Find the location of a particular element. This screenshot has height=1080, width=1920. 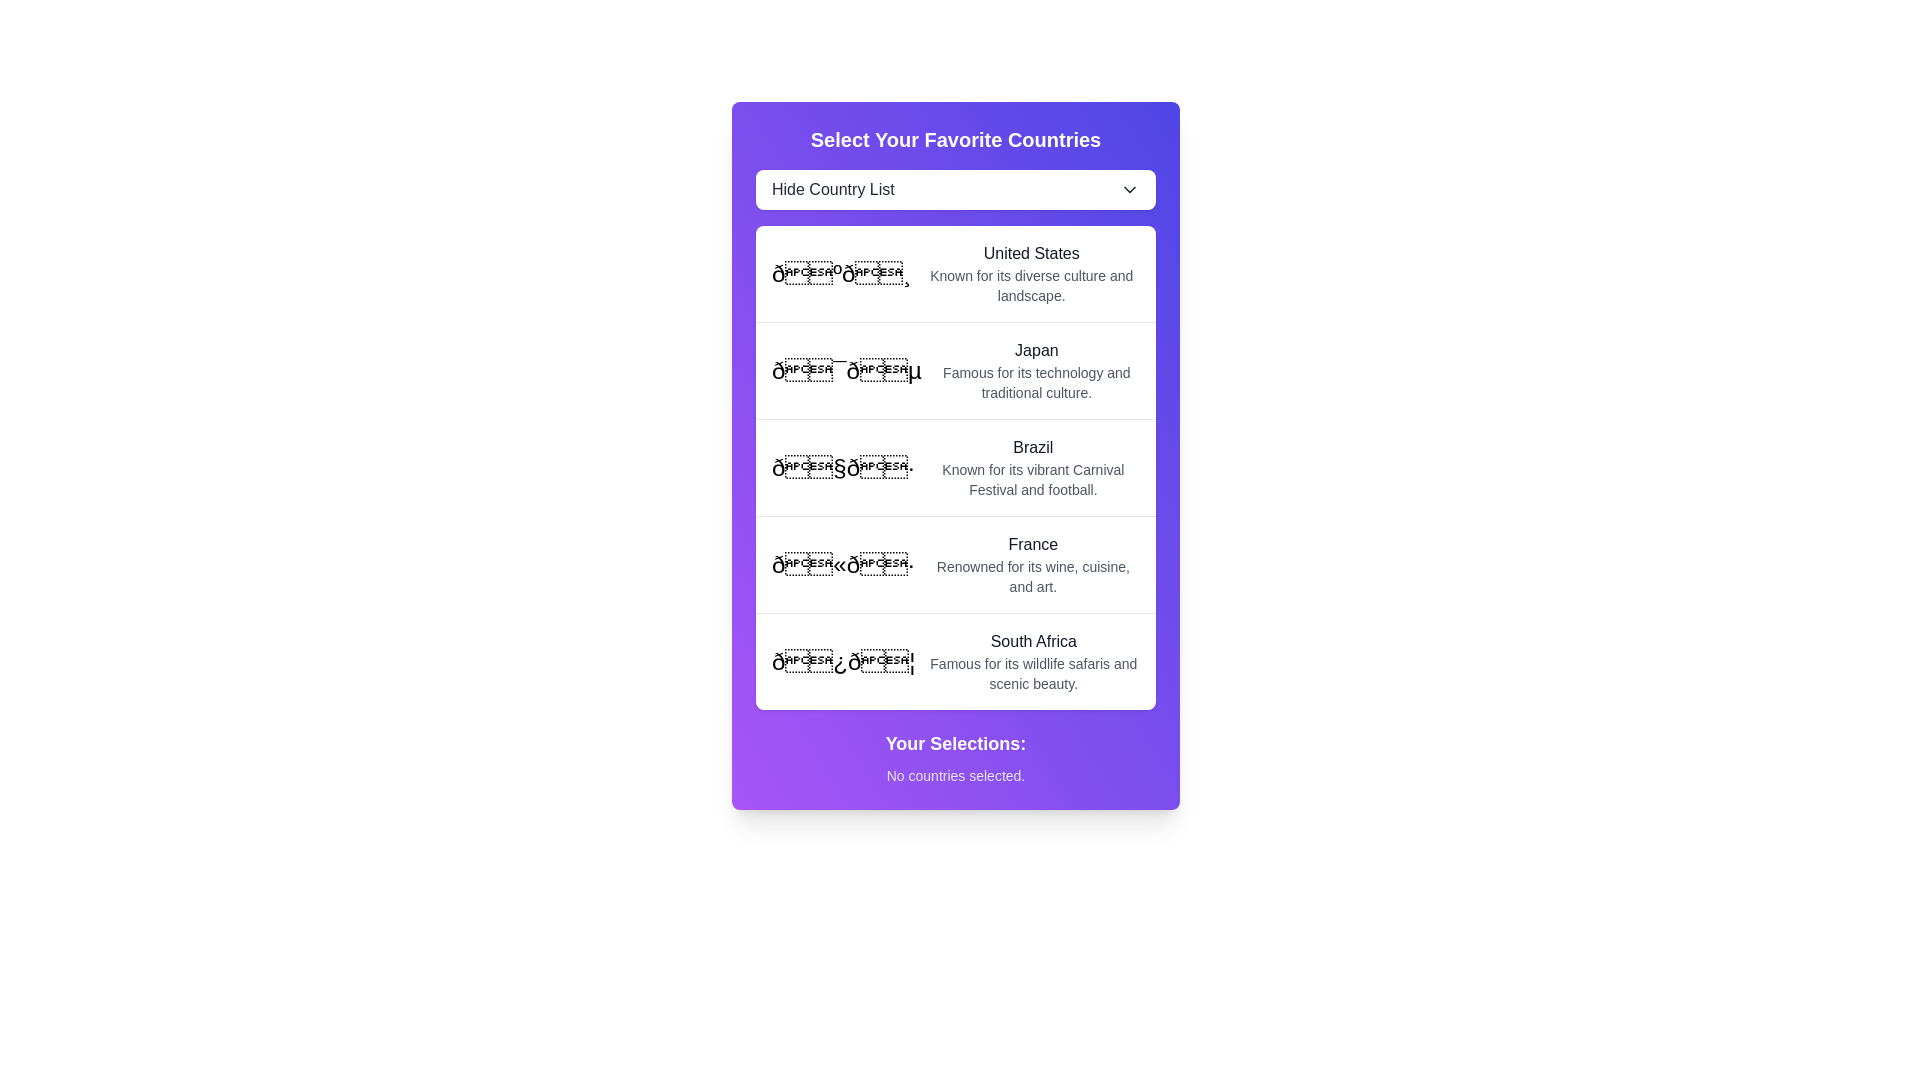

the text label identifying 'South Africa', which serves as a heading for the country description is located at coordinates (1033, 641).